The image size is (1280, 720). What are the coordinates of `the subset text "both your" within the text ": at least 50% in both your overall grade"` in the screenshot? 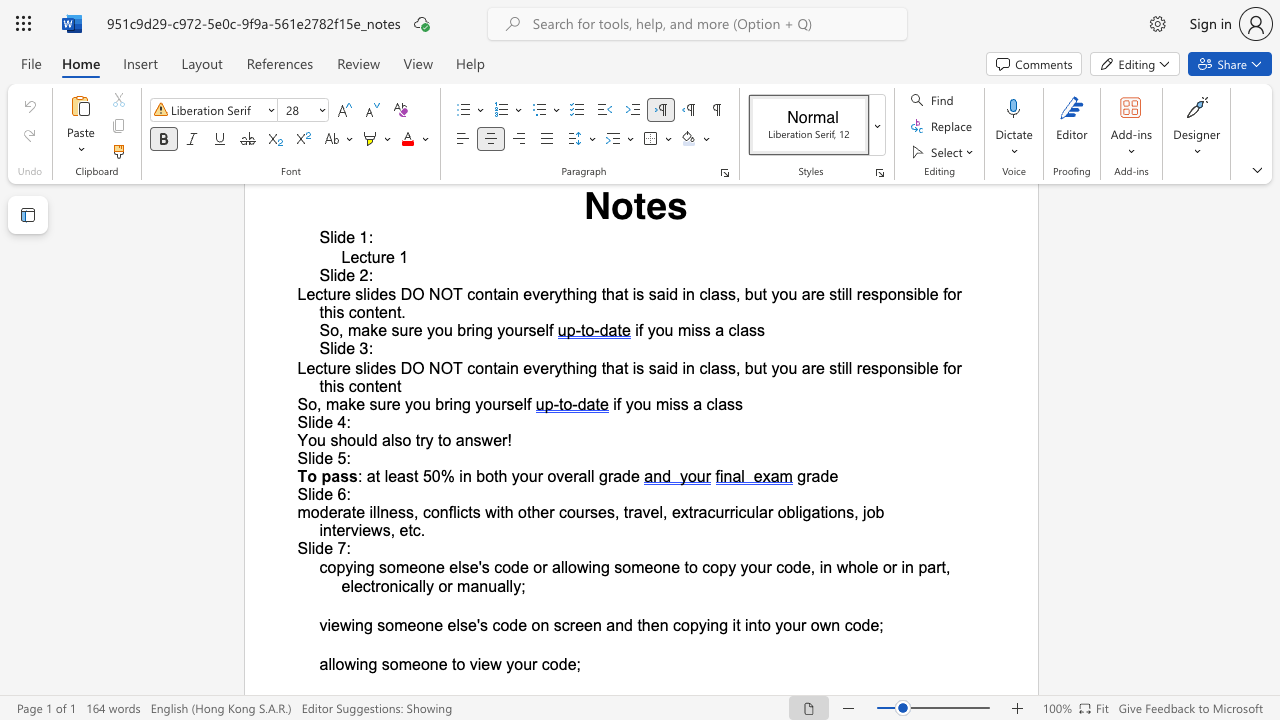 It's located at (475, 476).